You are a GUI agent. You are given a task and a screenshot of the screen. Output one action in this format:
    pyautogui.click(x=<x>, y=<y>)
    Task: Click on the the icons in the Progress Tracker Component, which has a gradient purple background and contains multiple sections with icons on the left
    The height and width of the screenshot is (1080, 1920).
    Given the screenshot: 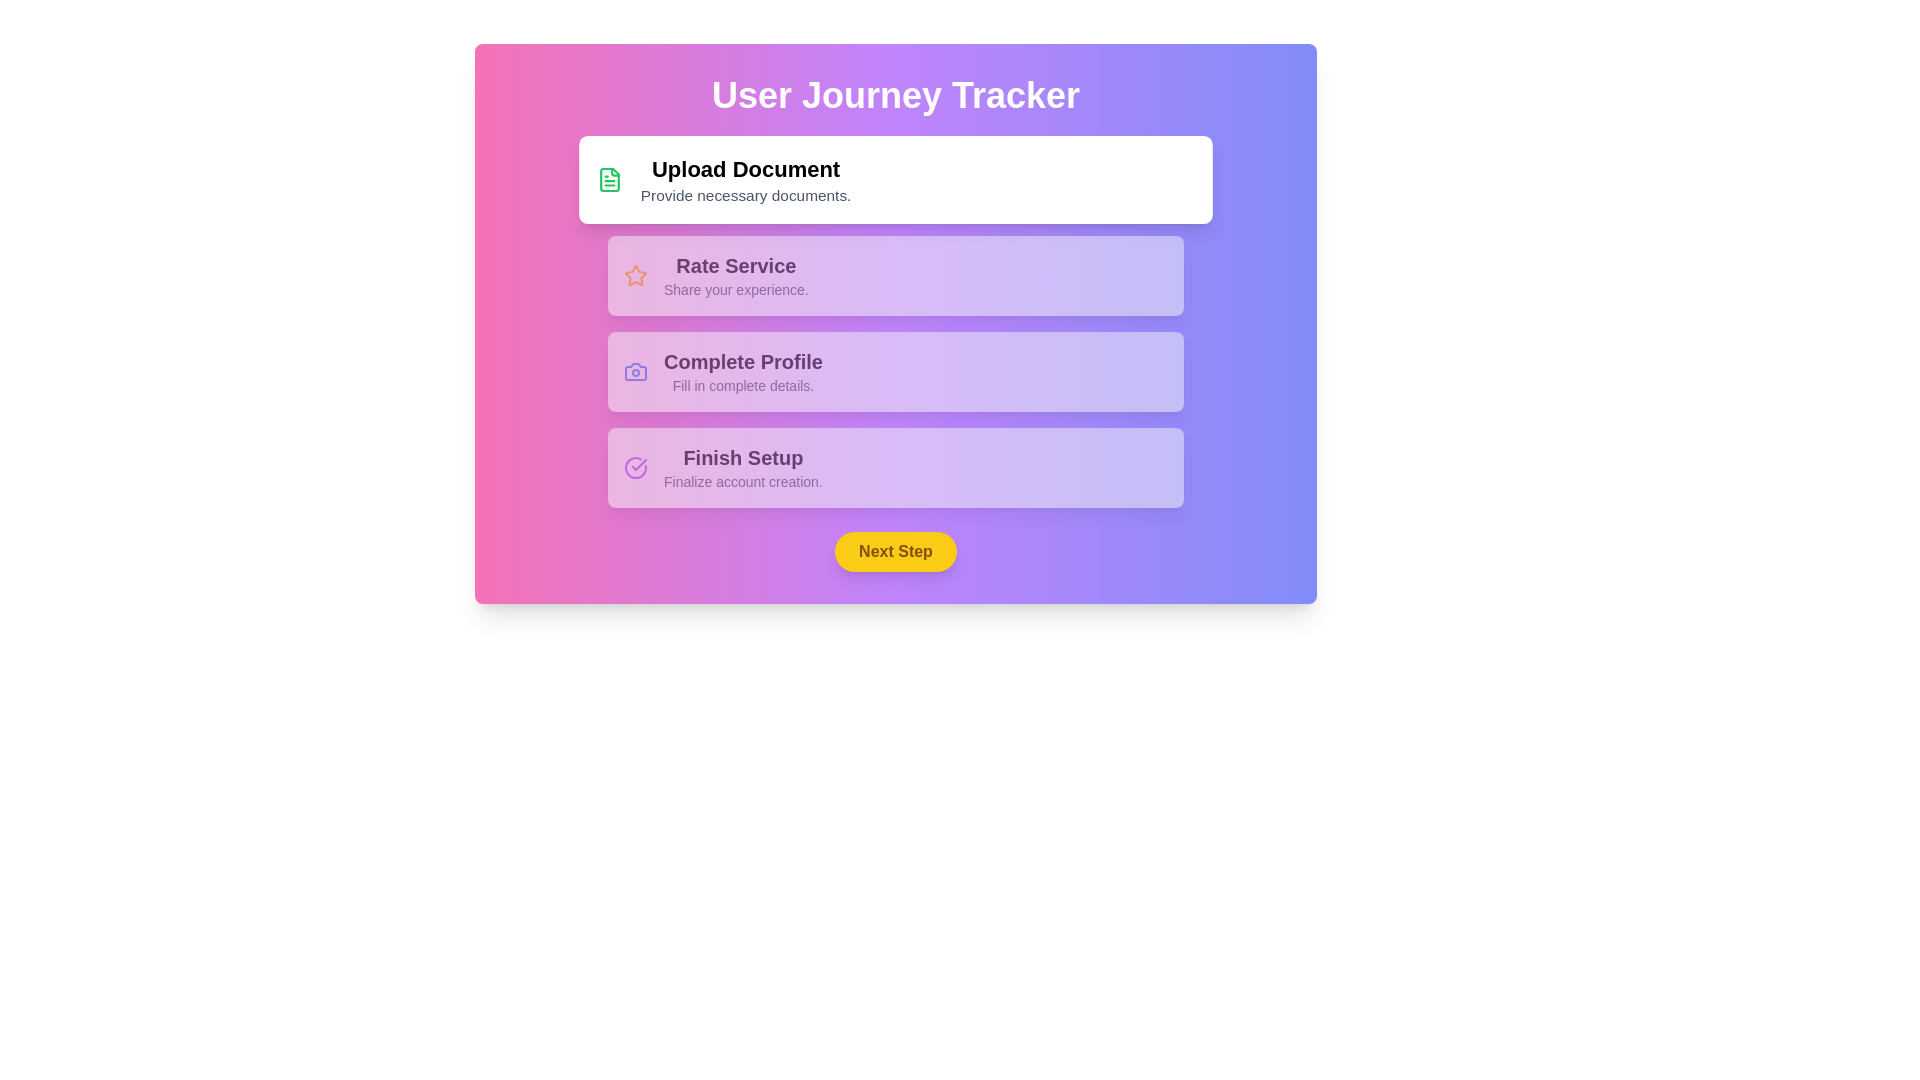 What is the action you would take?
    pyautogui.click(x=895, y=323)
    